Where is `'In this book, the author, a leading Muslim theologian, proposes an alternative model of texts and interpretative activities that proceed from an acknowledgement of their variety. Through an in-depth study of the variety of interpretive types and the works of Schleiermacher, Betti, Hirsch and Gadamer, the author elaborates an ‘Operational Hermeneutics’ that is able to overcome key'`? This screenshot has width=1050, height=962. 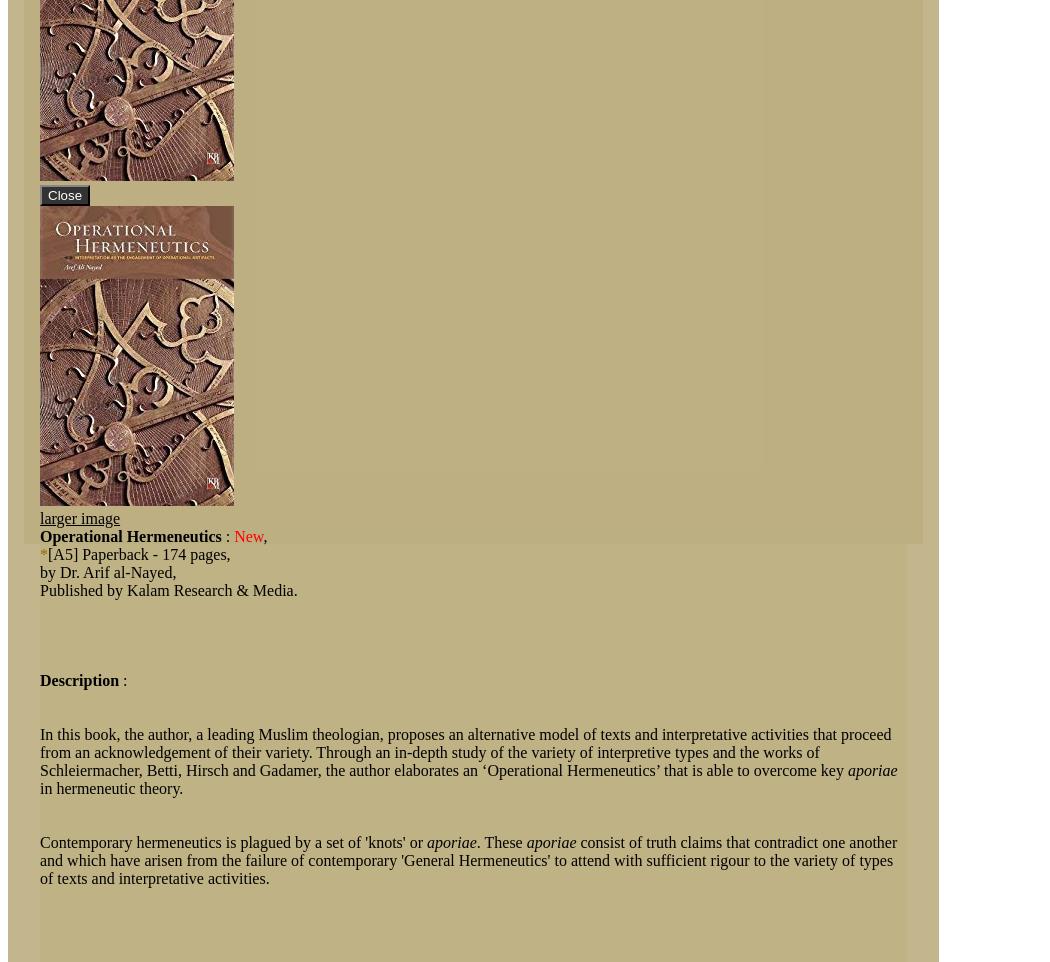
'In this book, the author, a leading Muslim theologian, proposes an alternative model of texts and interpretative activities that proceed from an acknowledgement of their variety. Through an in-depth study of the variety of interpretive types and the works of Schleiermacher, Betti, Hirsch and Gadamer, the author elaborates an ‘Operational Hermeneutics’ that is able to overcome key' is located at coordinates (465, 752).